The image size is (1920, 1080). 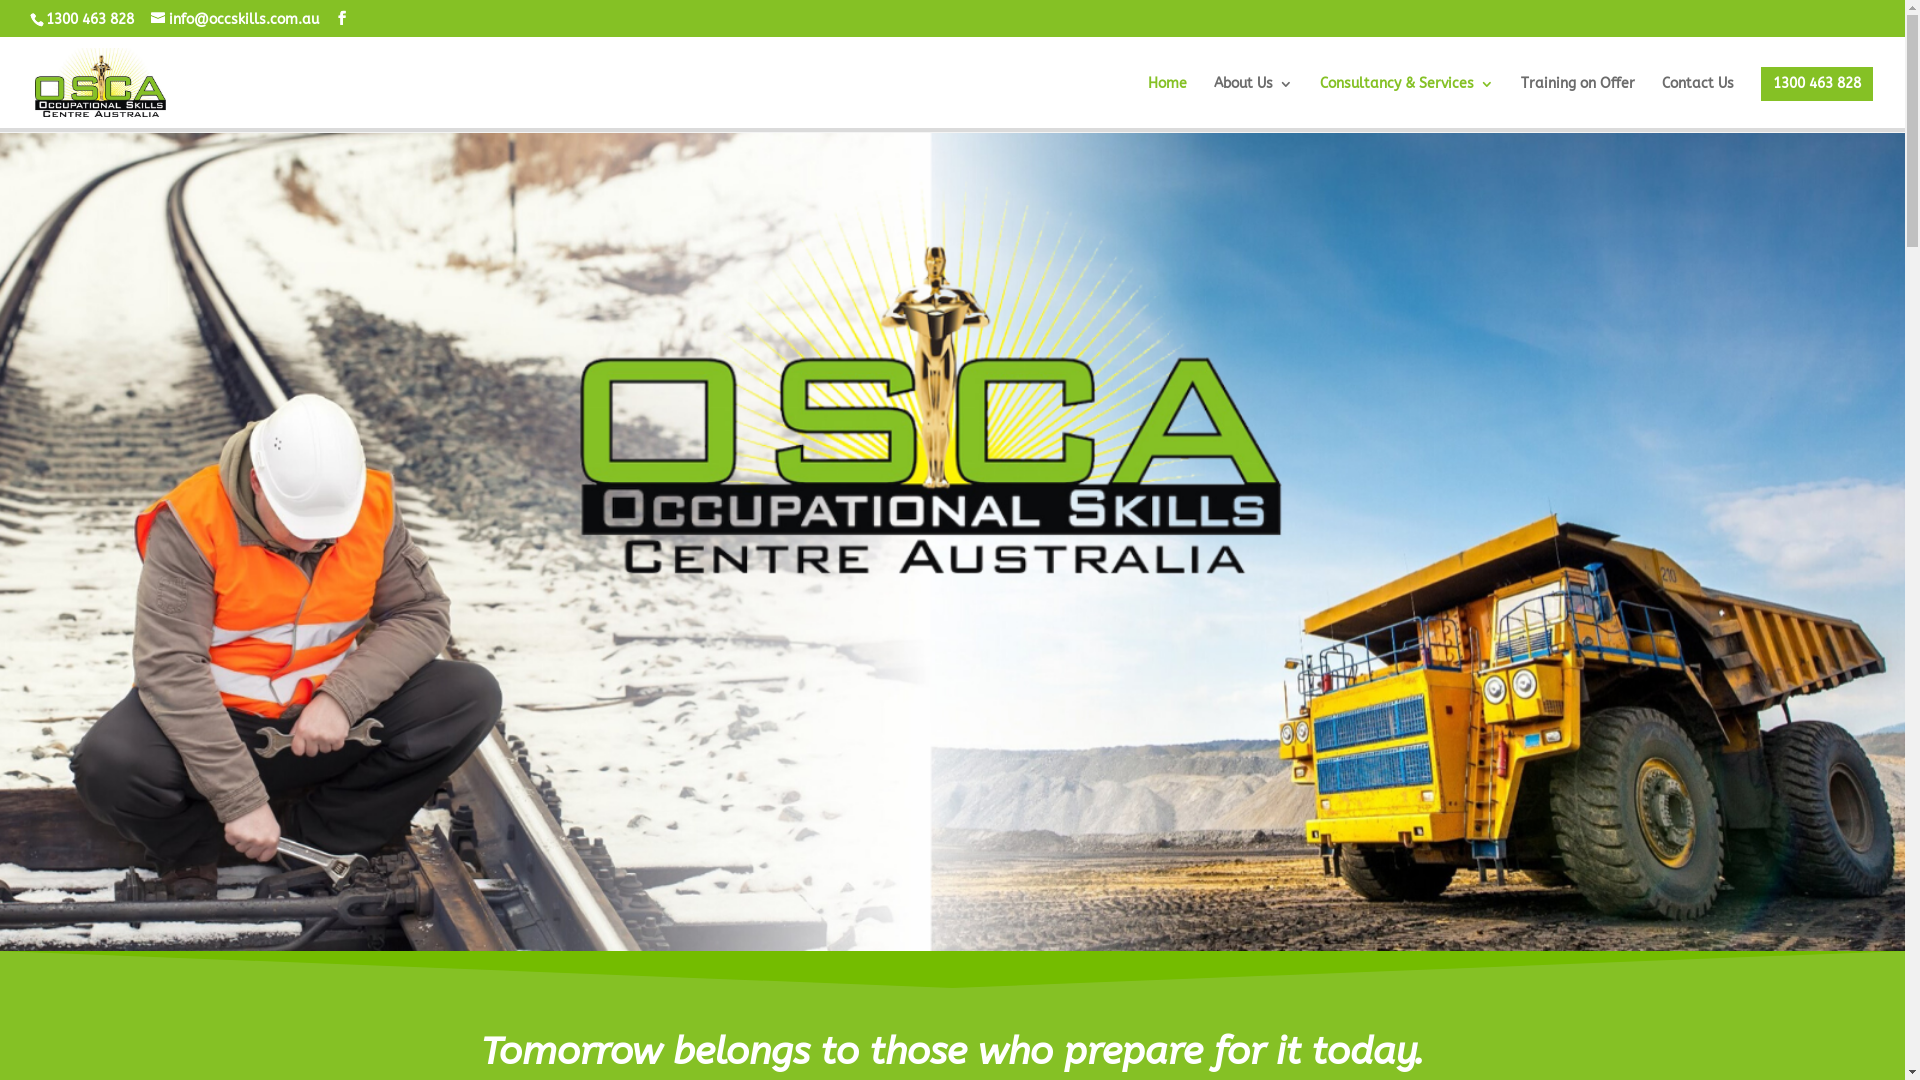 I want to click on 'Consultancy & Services', so click(x=1405, y=99).